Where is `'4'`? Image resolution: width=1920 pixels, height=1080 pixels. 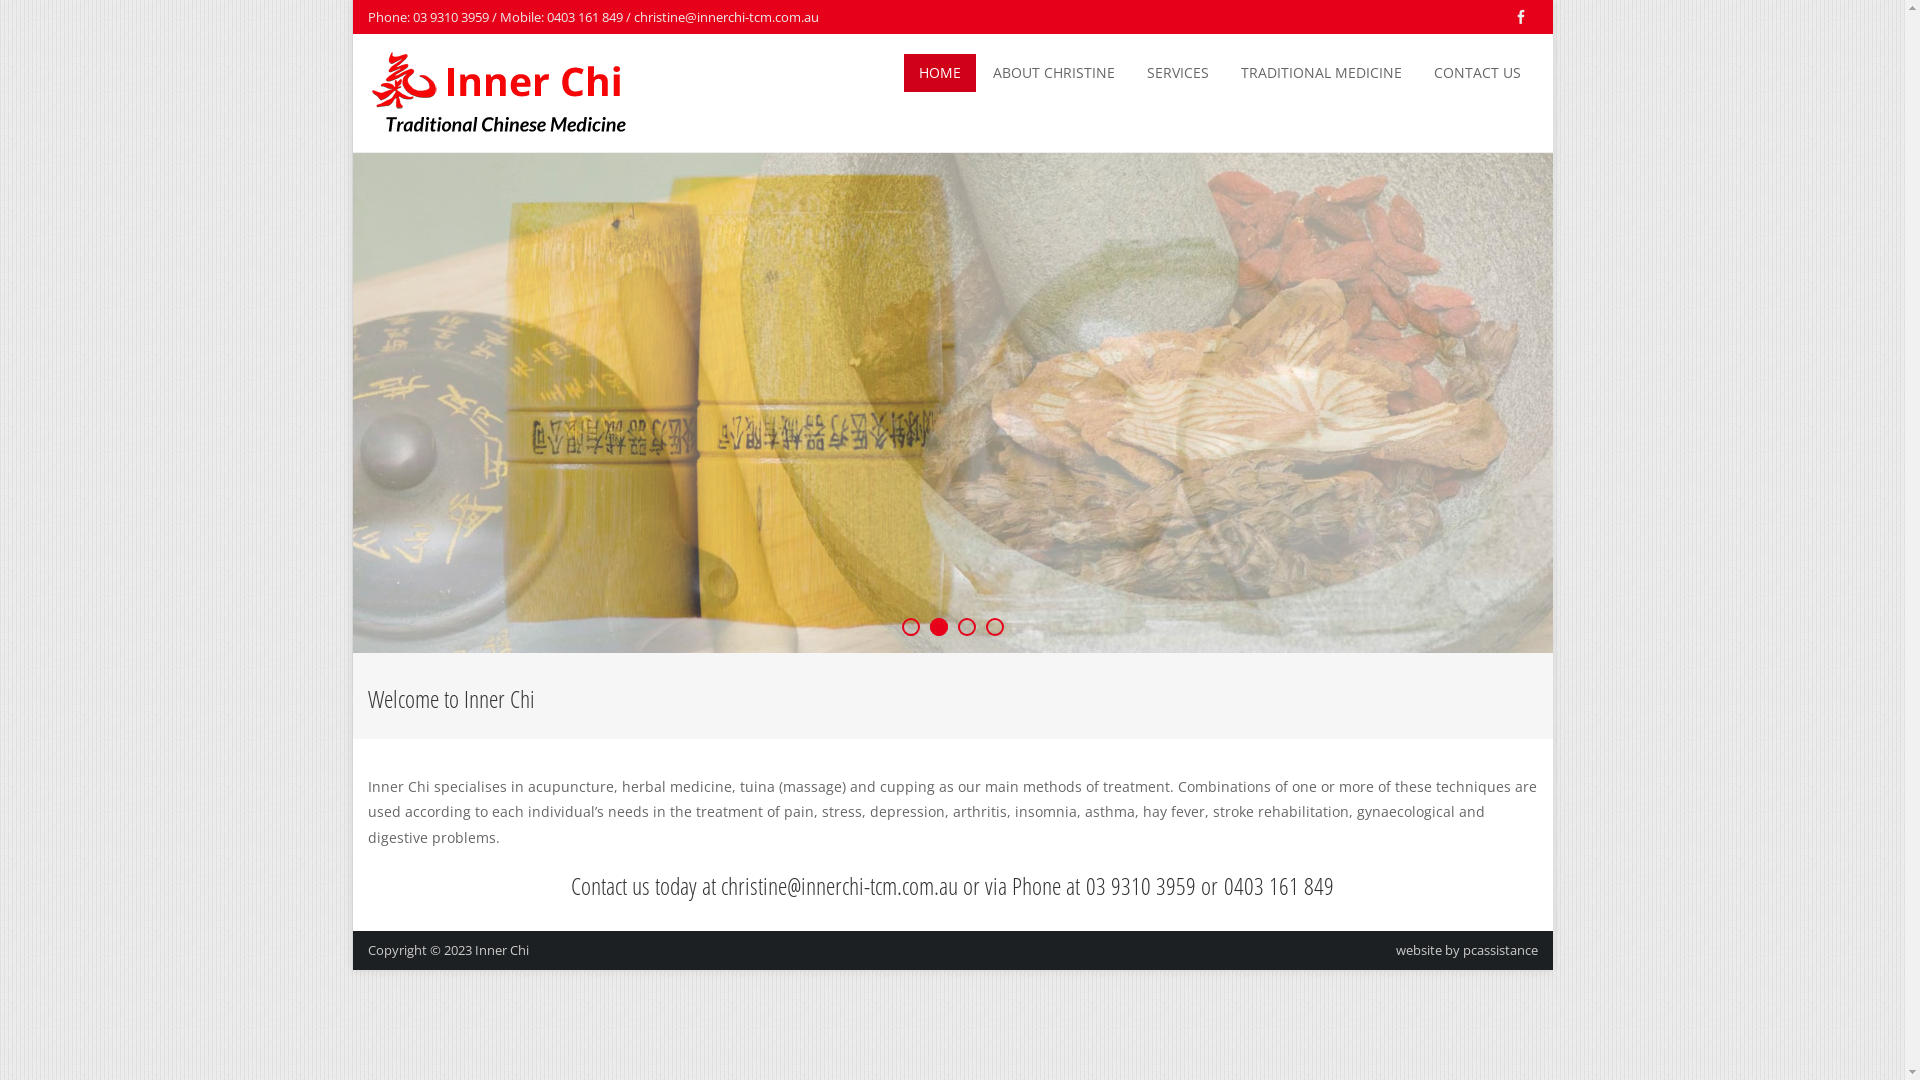 '4' is located at coordinates (994, 626).